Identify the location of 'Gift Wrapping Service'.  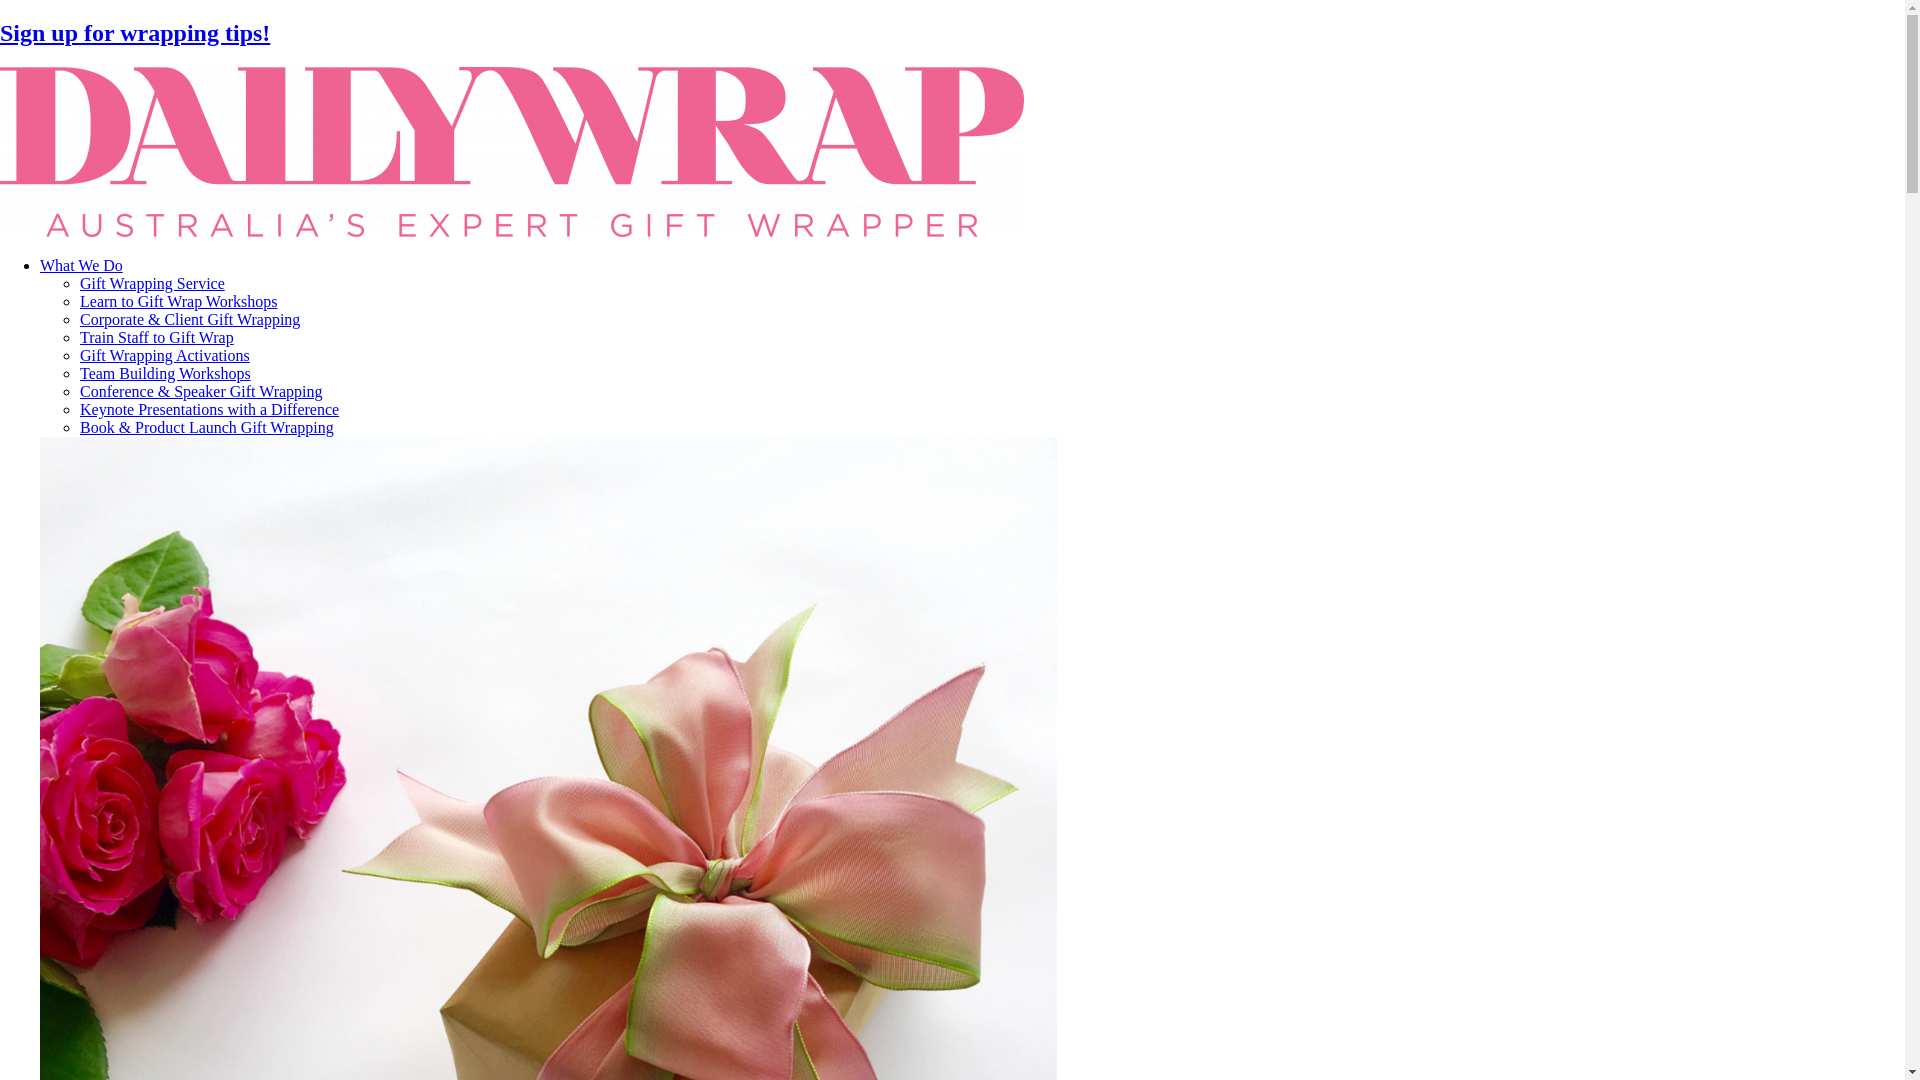
(151, 283).